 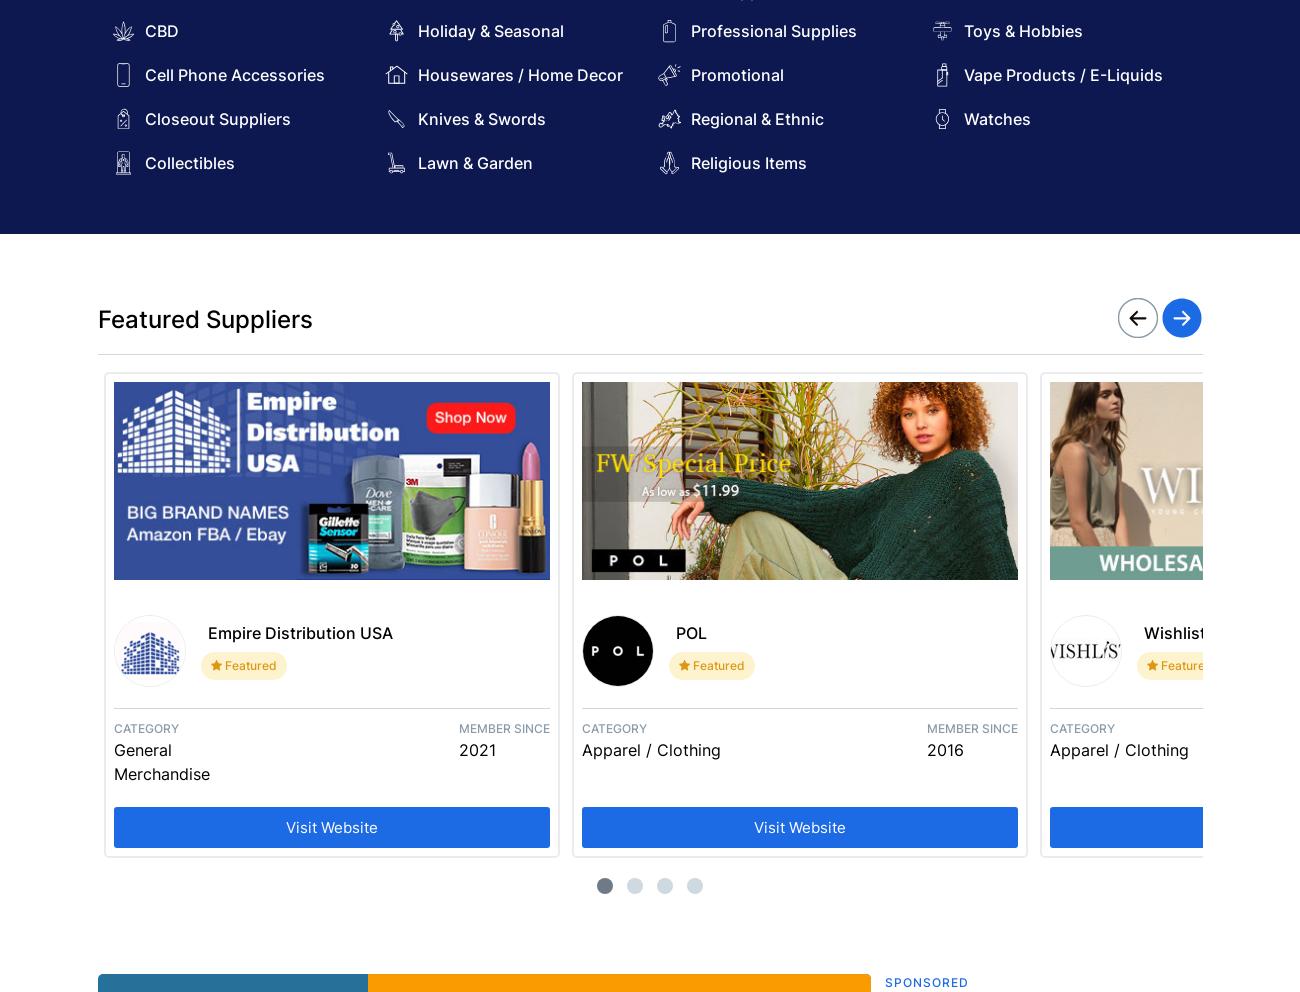 I want to click on '2016', so click(x=944, y=747).